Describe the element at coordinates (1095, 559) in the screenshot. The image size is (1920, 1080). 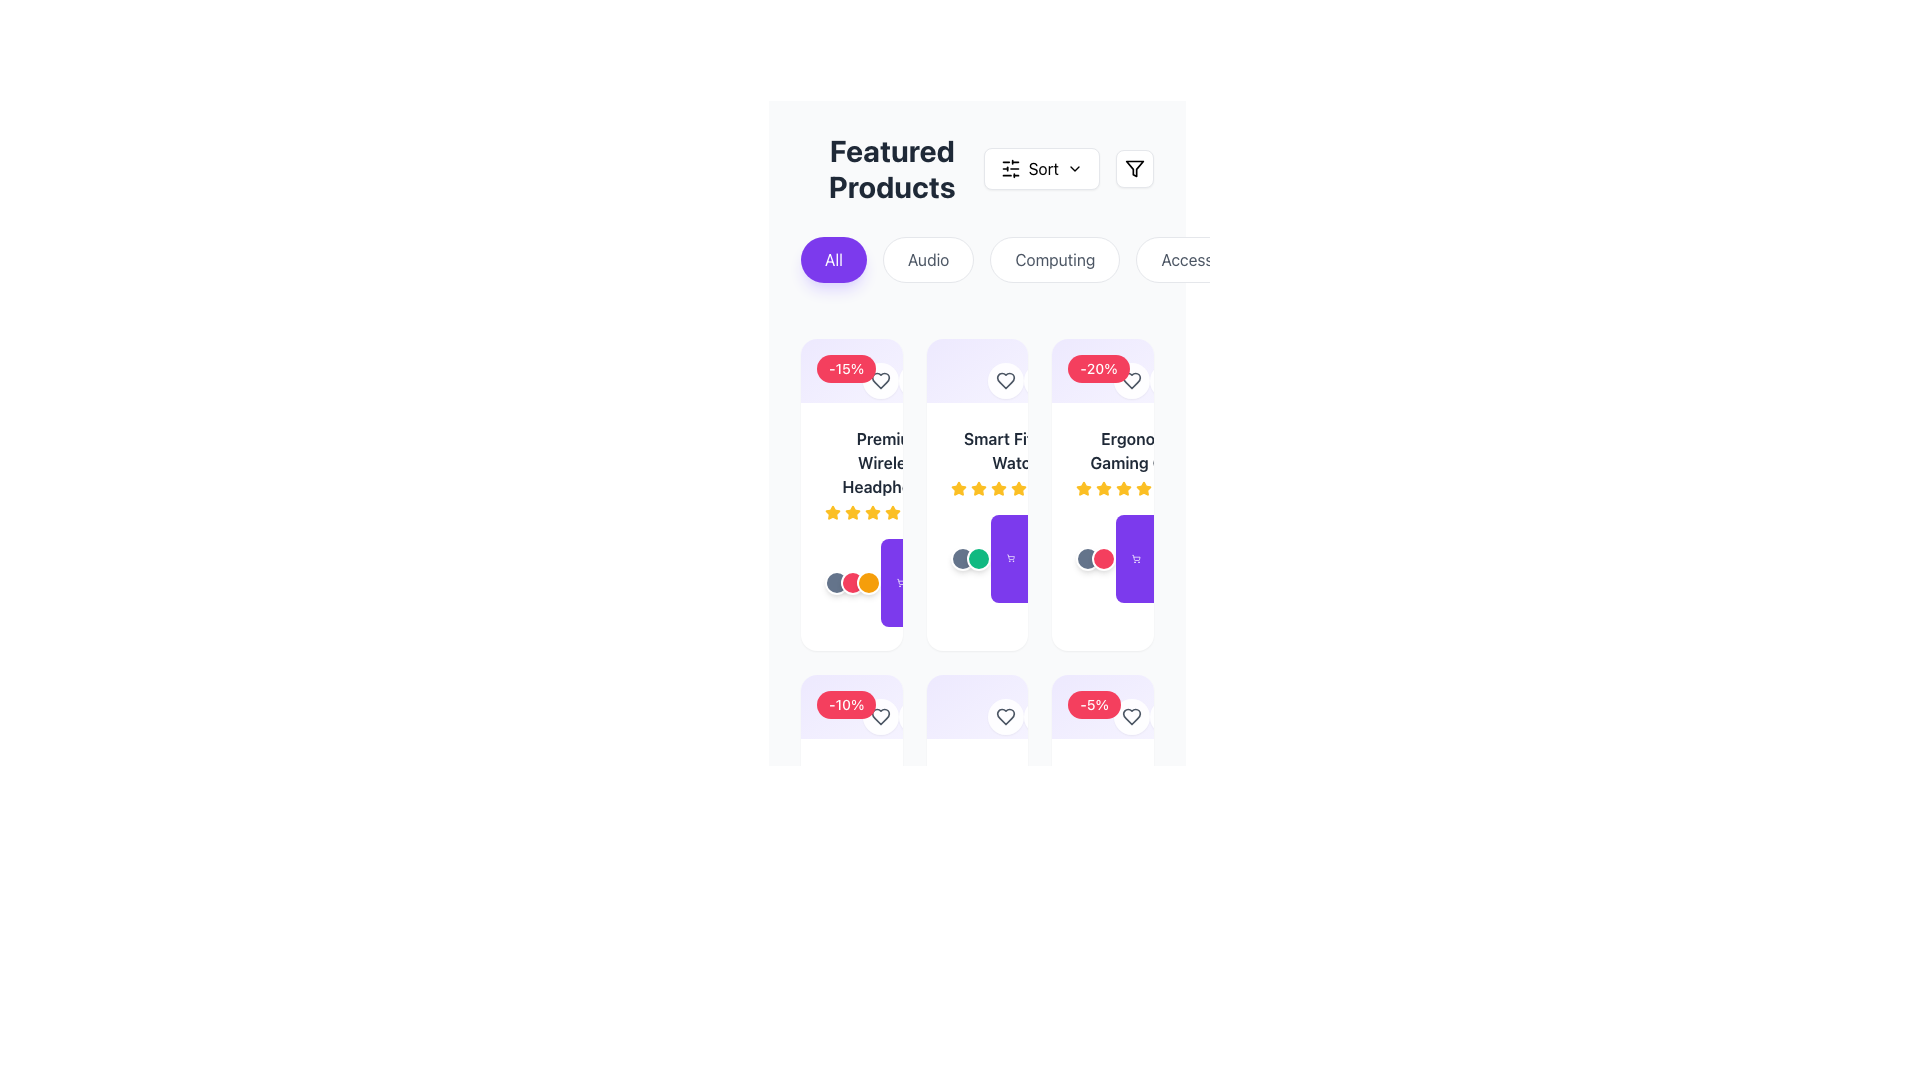
I see `the red circular option in the toggle selection component located above the 'Add to Cart' button on the rightmost product card` at that location.